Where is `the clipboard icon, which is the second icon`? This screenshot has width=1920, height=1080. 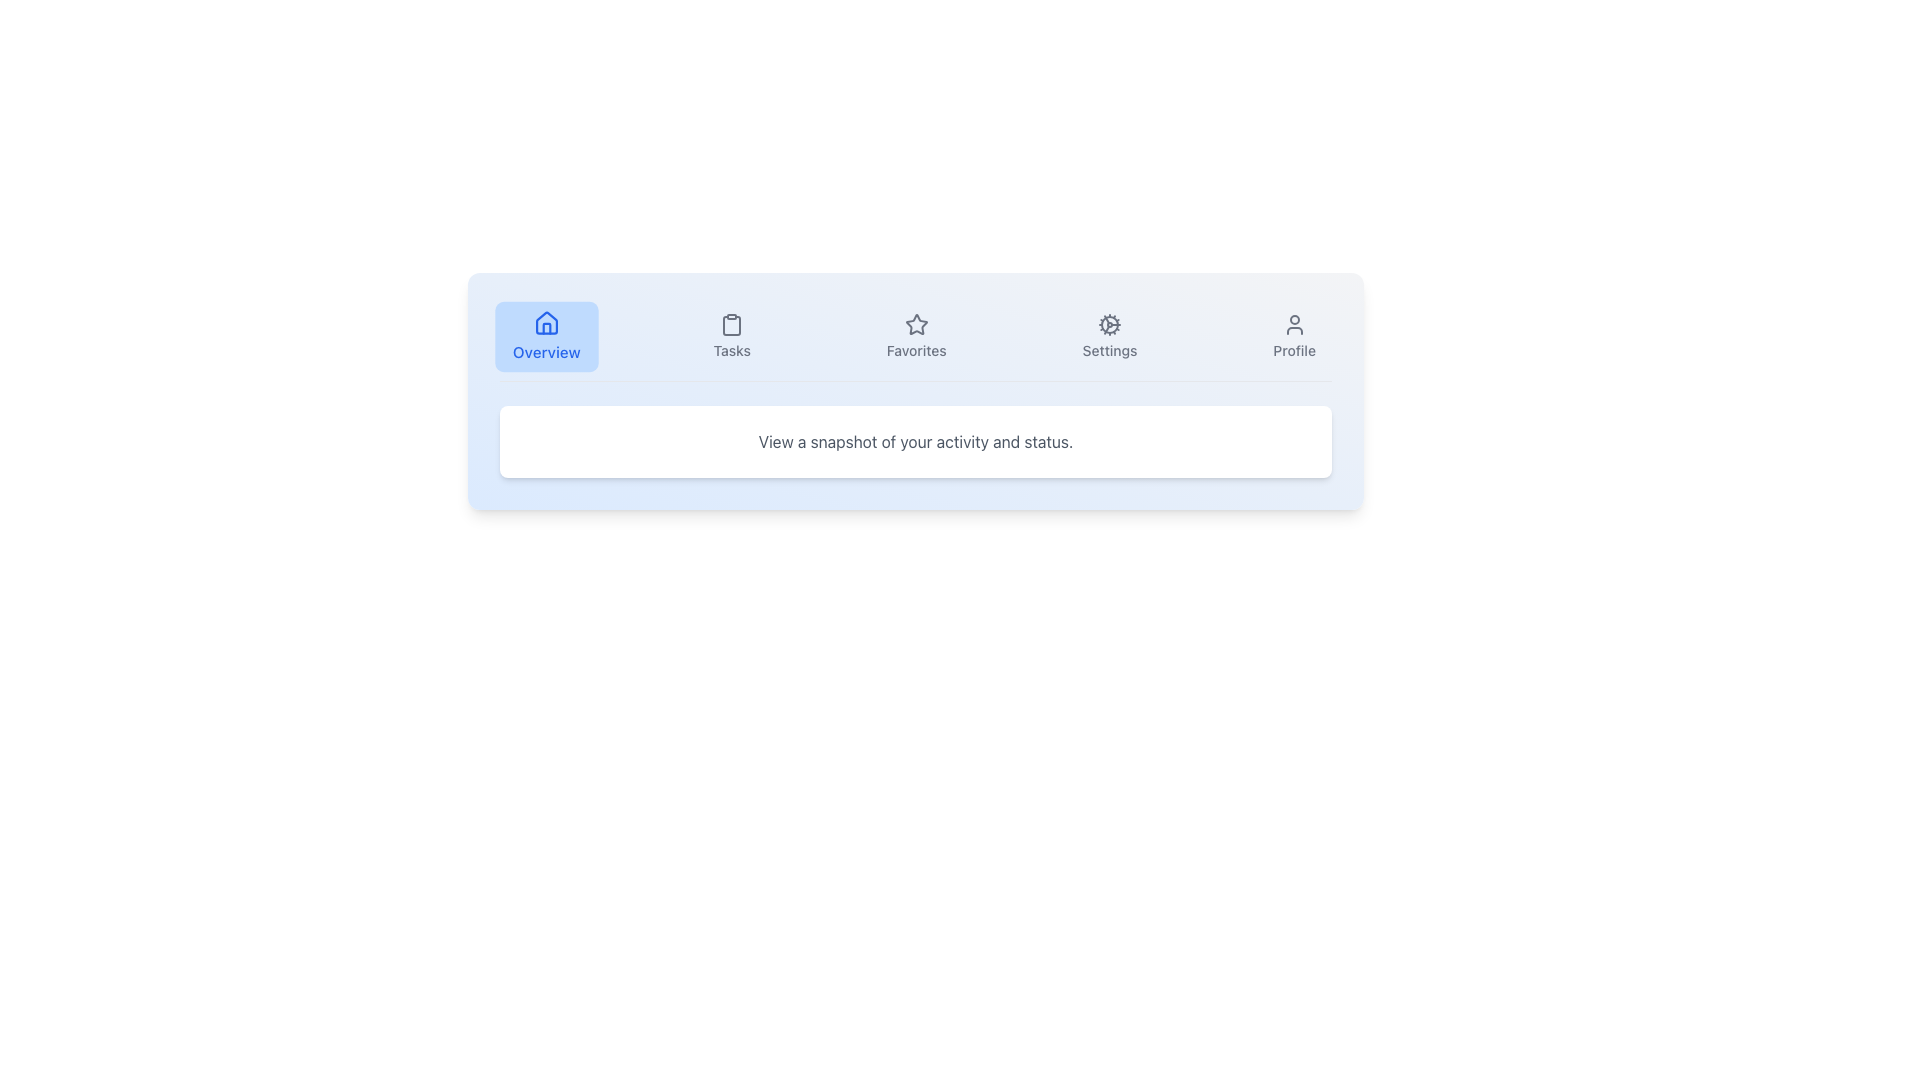 the clipboard icon, which is the second icon is located at coordinates (731, 325).